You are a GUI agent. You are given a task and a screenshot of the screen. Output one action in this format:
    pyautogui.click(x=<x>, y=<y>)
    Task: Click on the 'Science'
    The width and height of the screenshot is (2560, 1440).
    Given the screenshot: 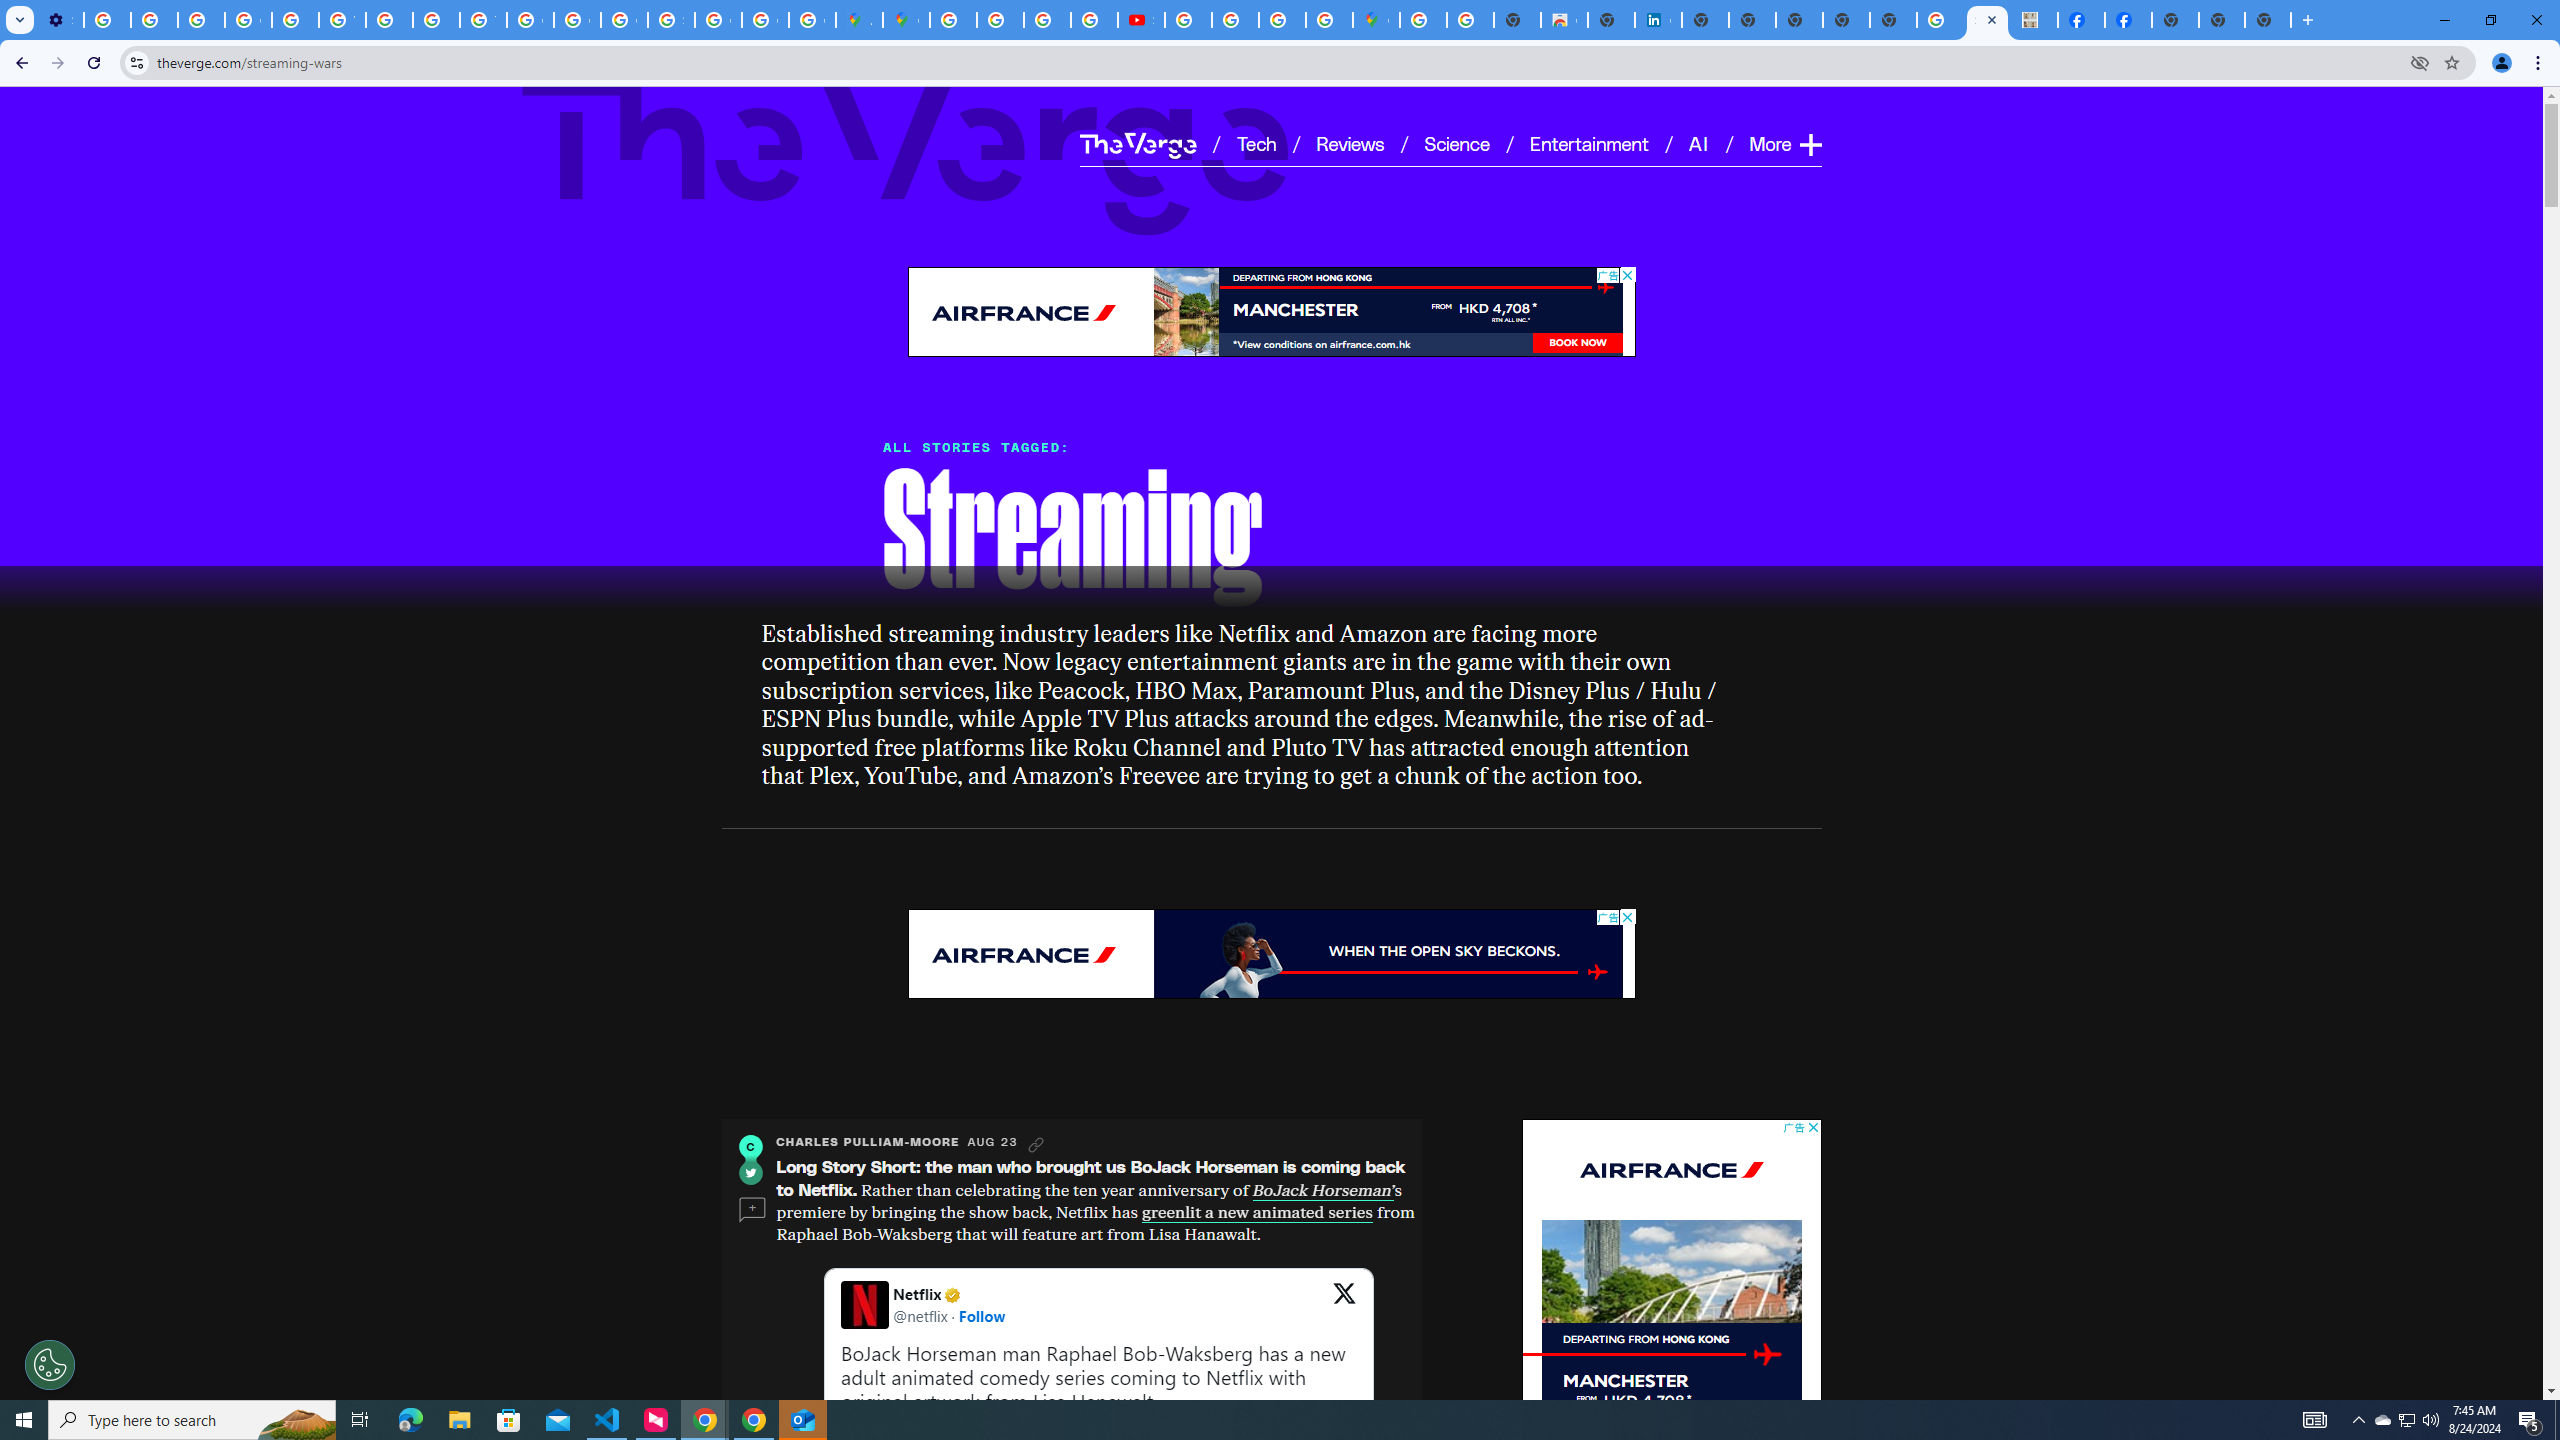 What is the action you would take?
    pyautogui.click(x=1455, y=142)
    